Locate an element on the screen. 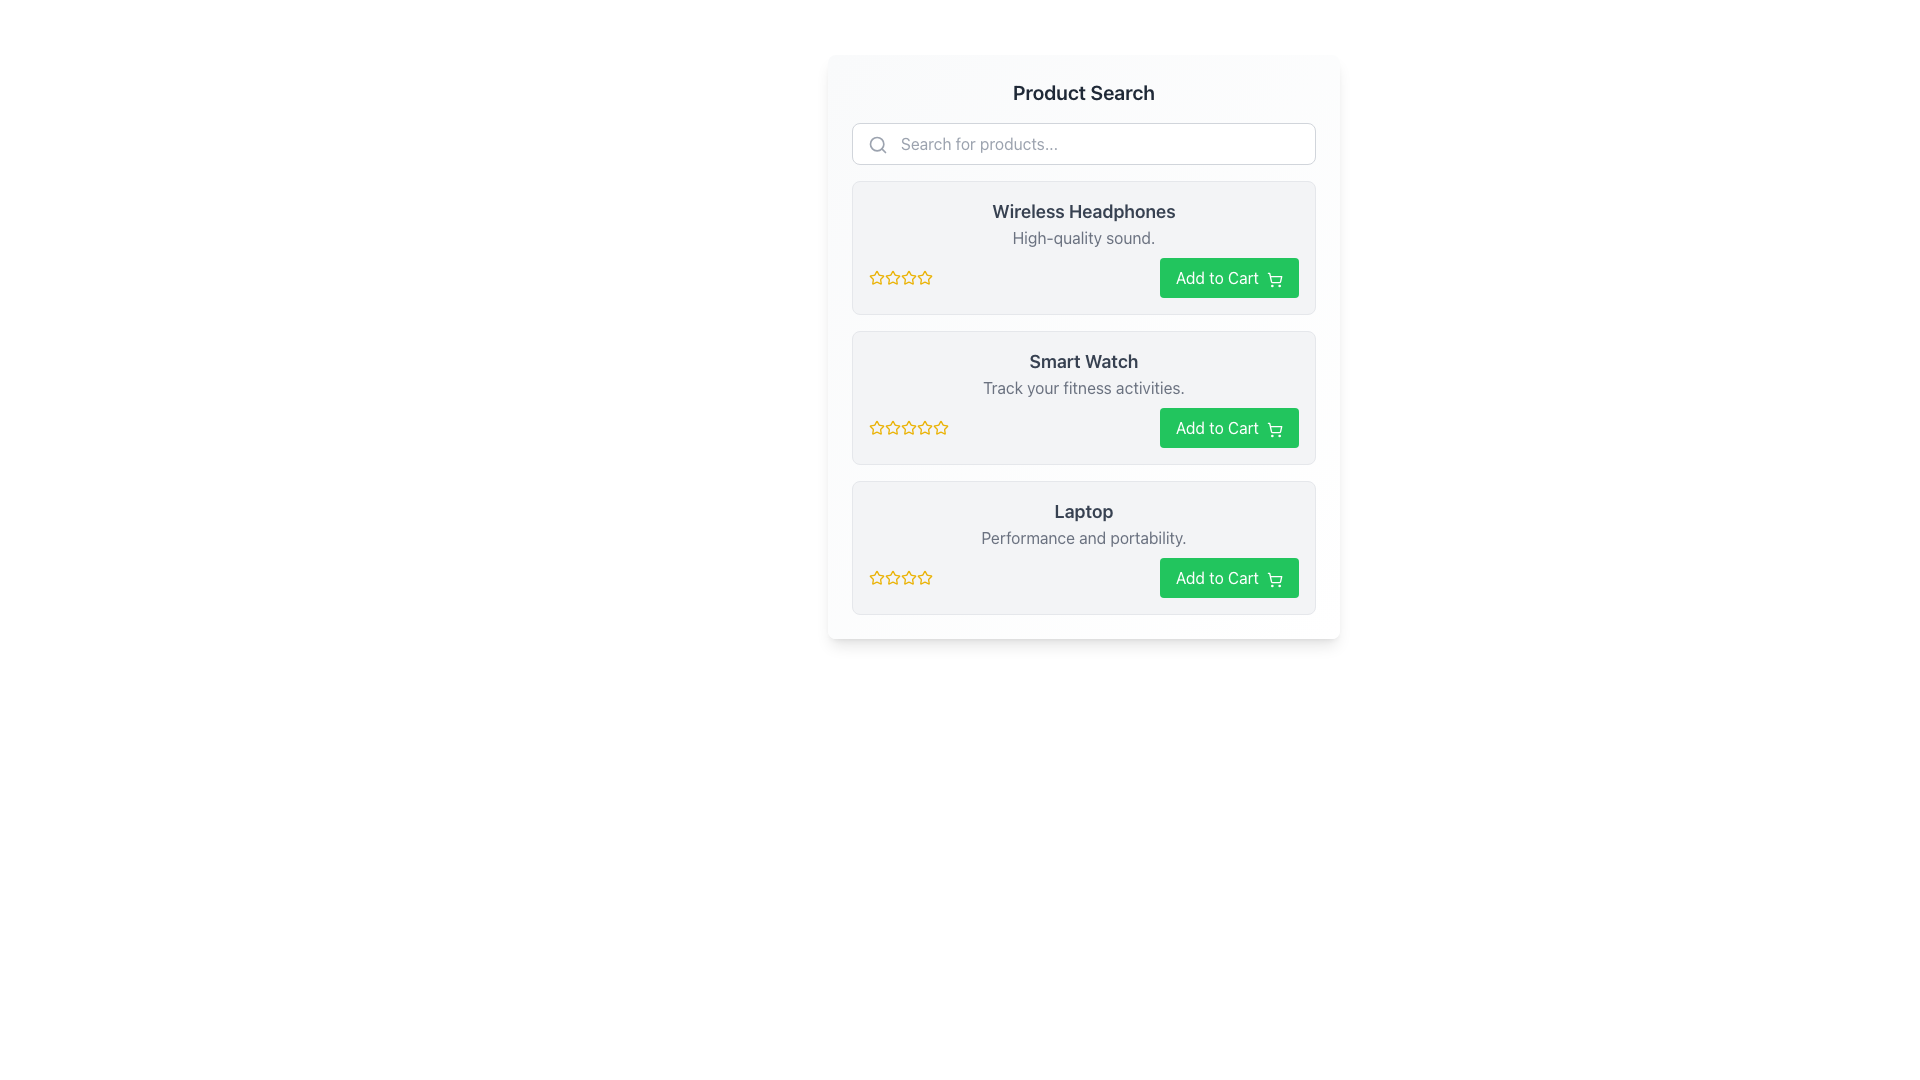  the first yellow star rating icon located below the product title 'Wireless Headphones' to rate it is located at coordinates (877, 277).